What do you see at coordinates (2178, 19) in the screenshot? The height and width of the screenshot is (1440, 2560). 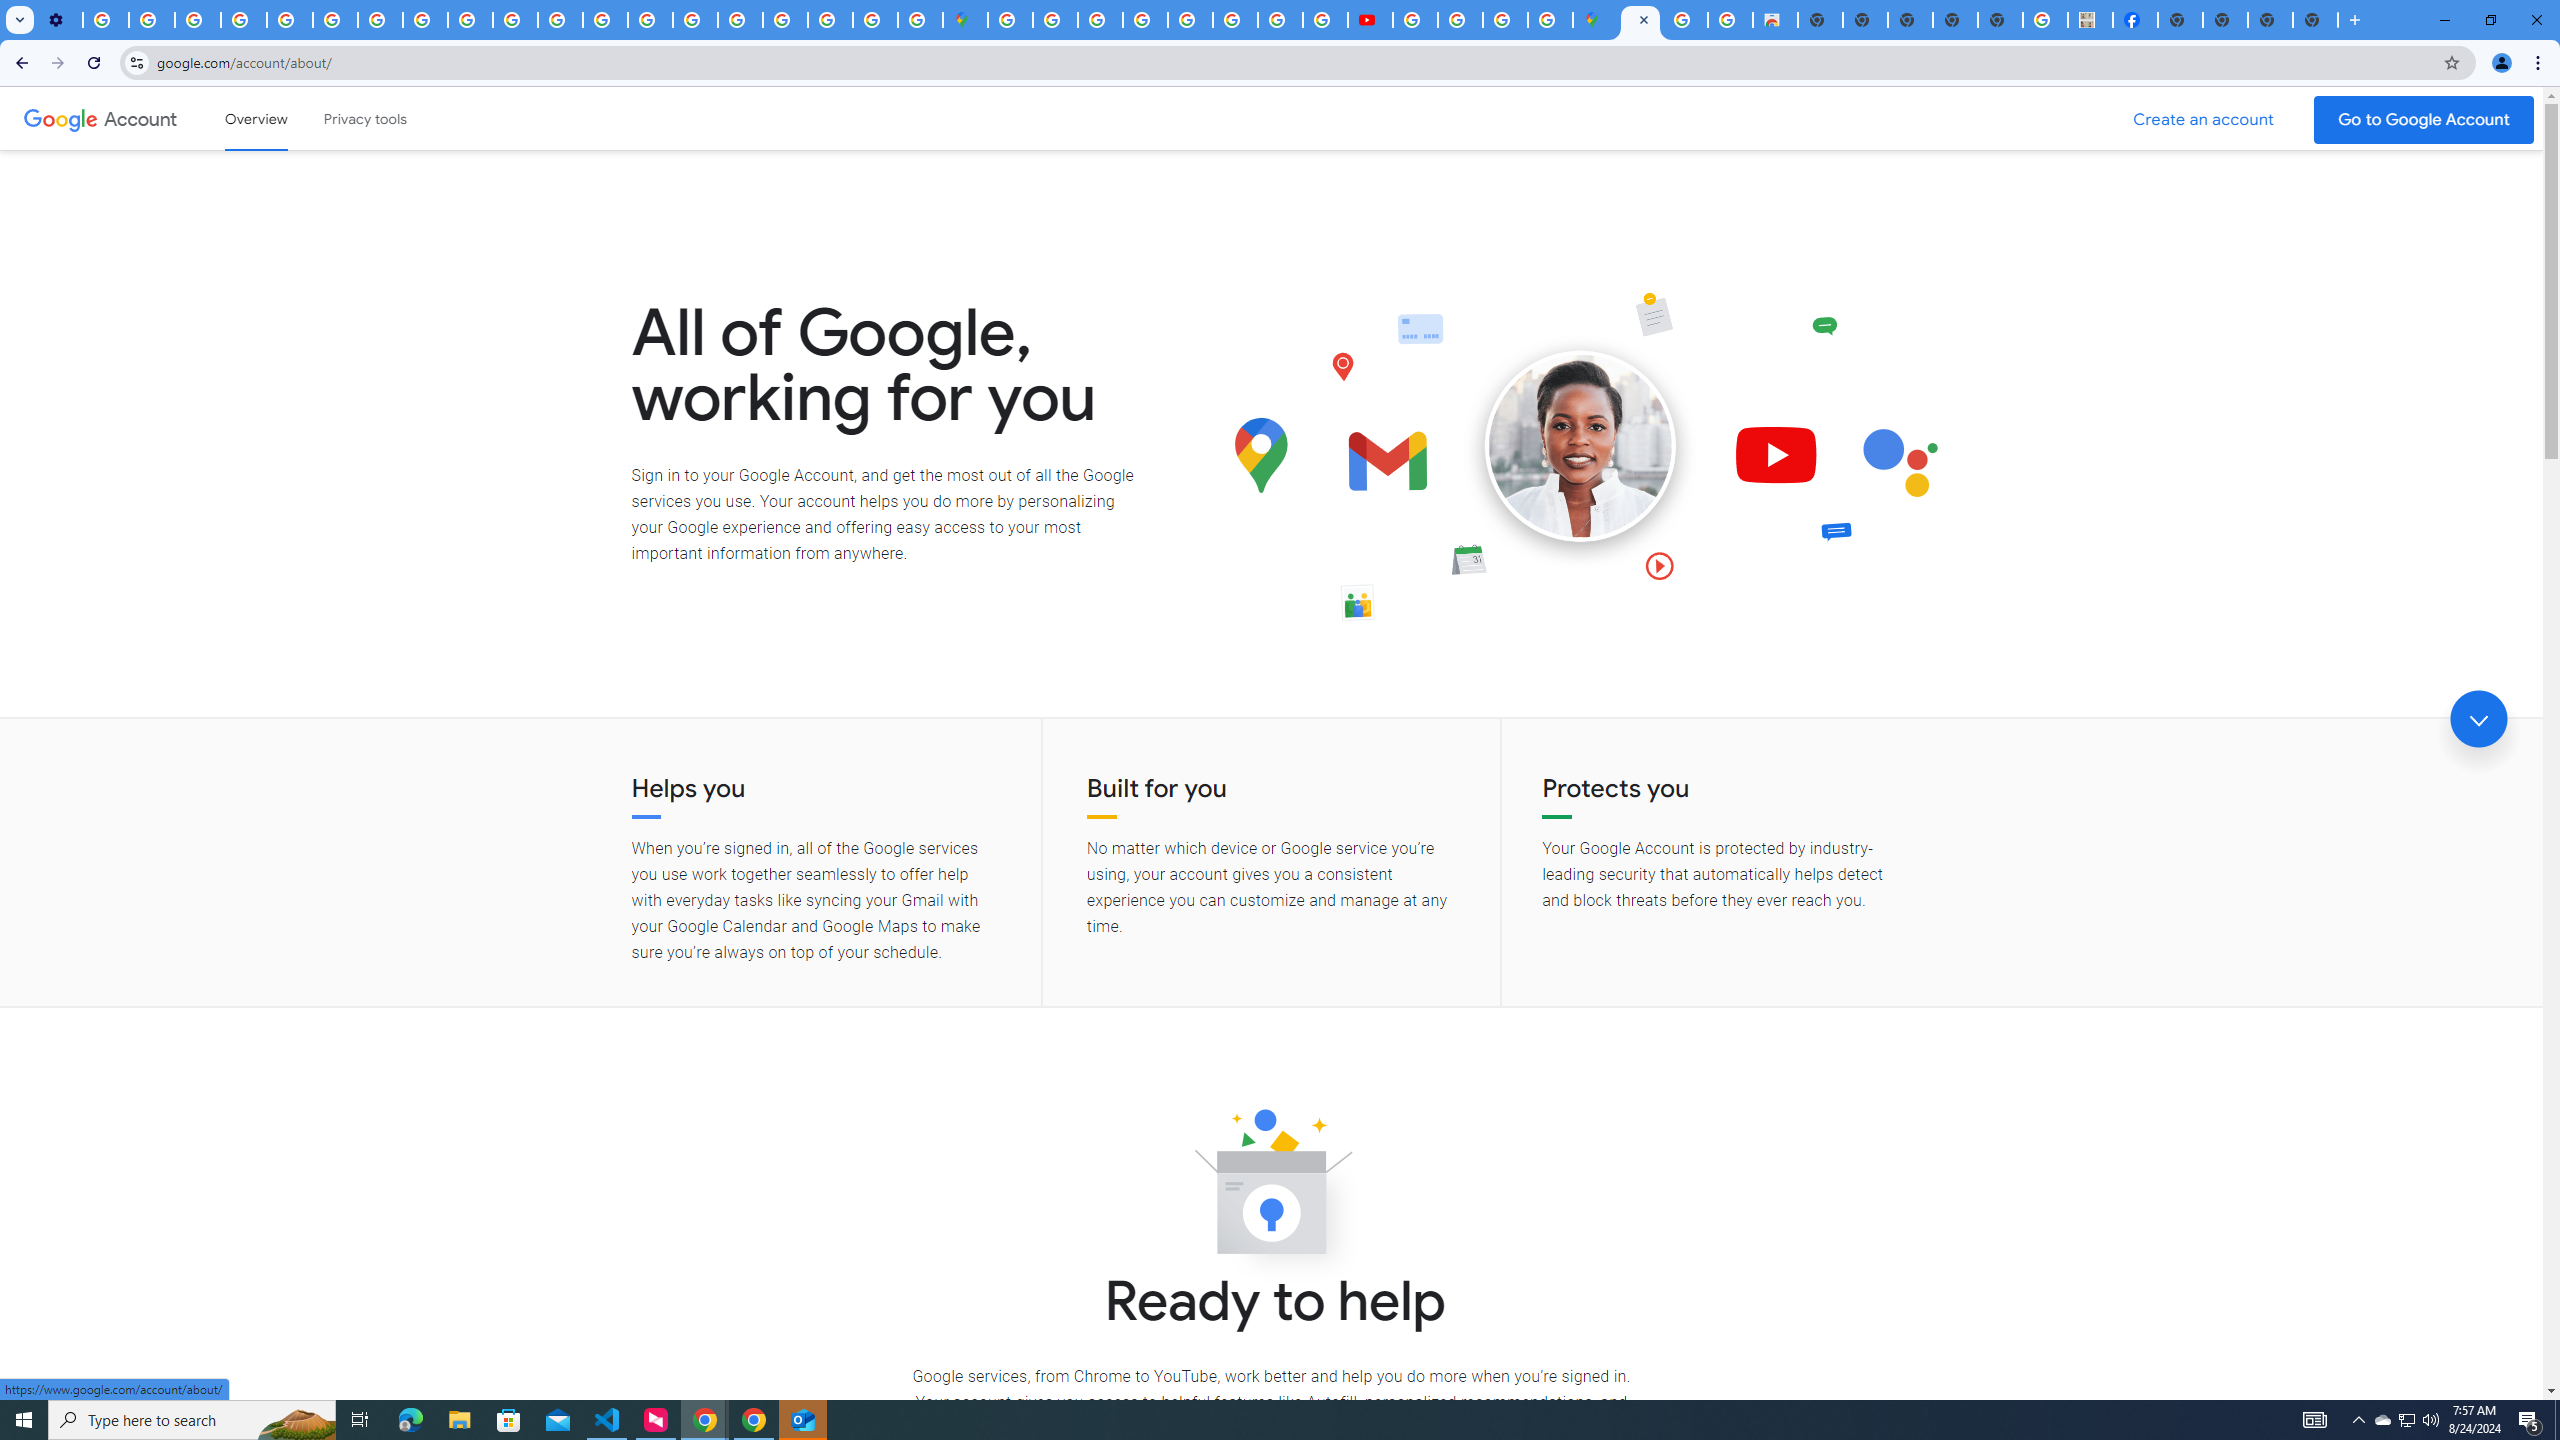 I see `'New Tab'` at bounding box center [2178, 19].